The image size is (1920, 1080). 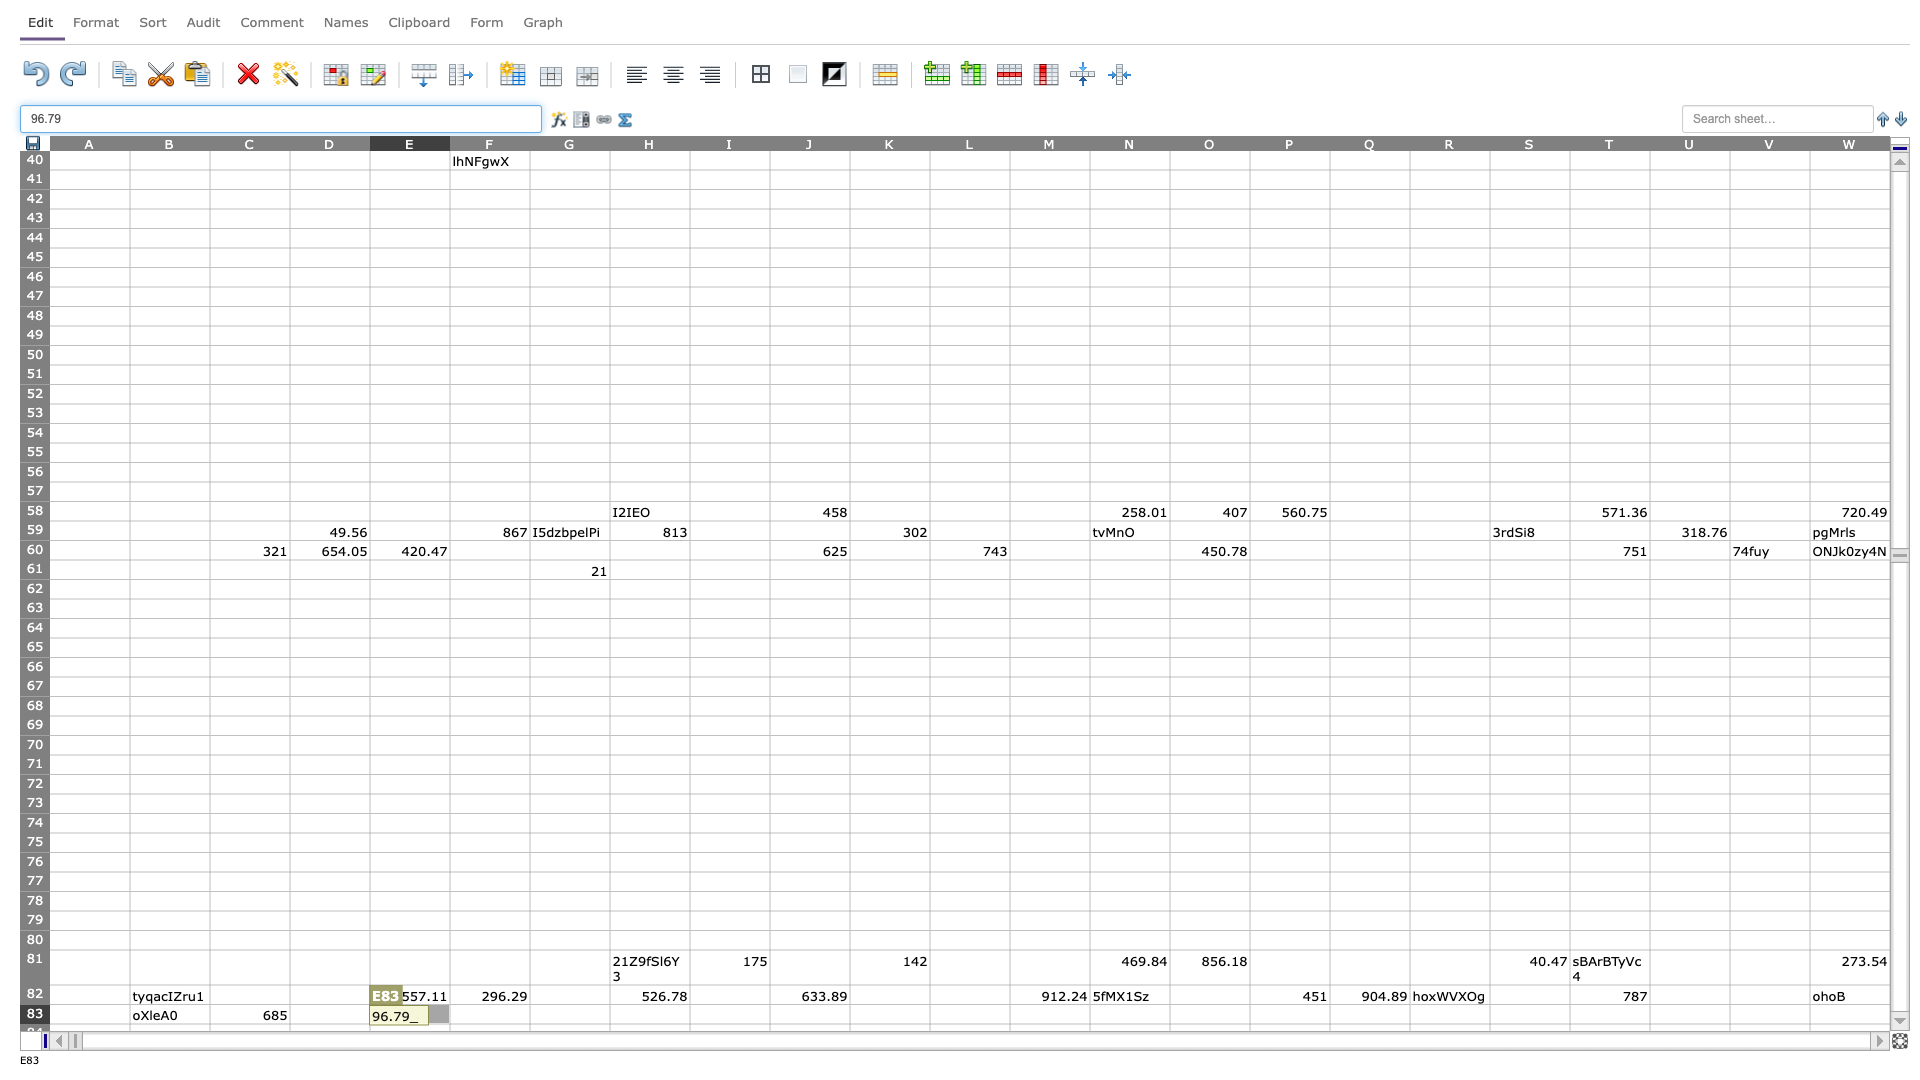 I want to click on right border at column G row 83, so click(x=608, y=1014).